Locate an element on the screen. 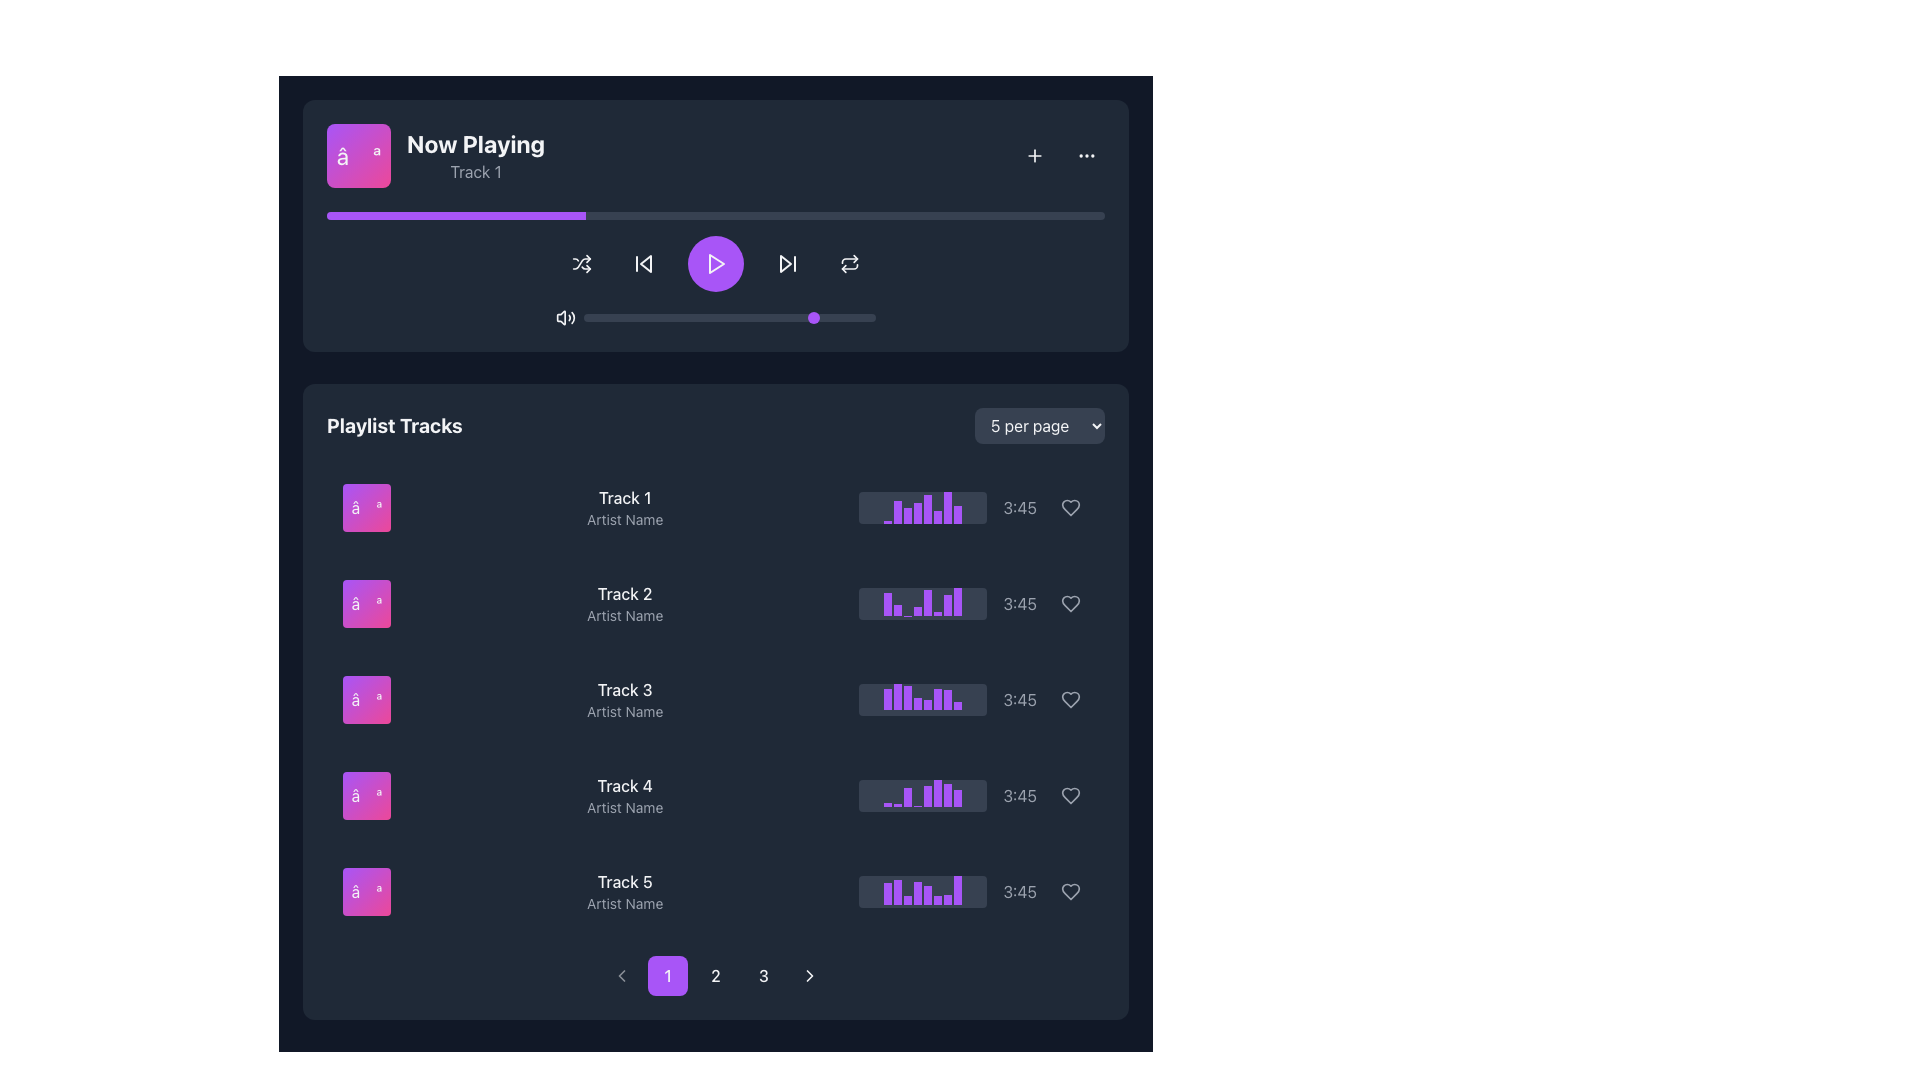 This screenshot has height=1080, width=1920. the fifth bar in the audio visualization area, which serves as a visual indicator of the track's volume or amplitude is located at coordinates (927, 894).